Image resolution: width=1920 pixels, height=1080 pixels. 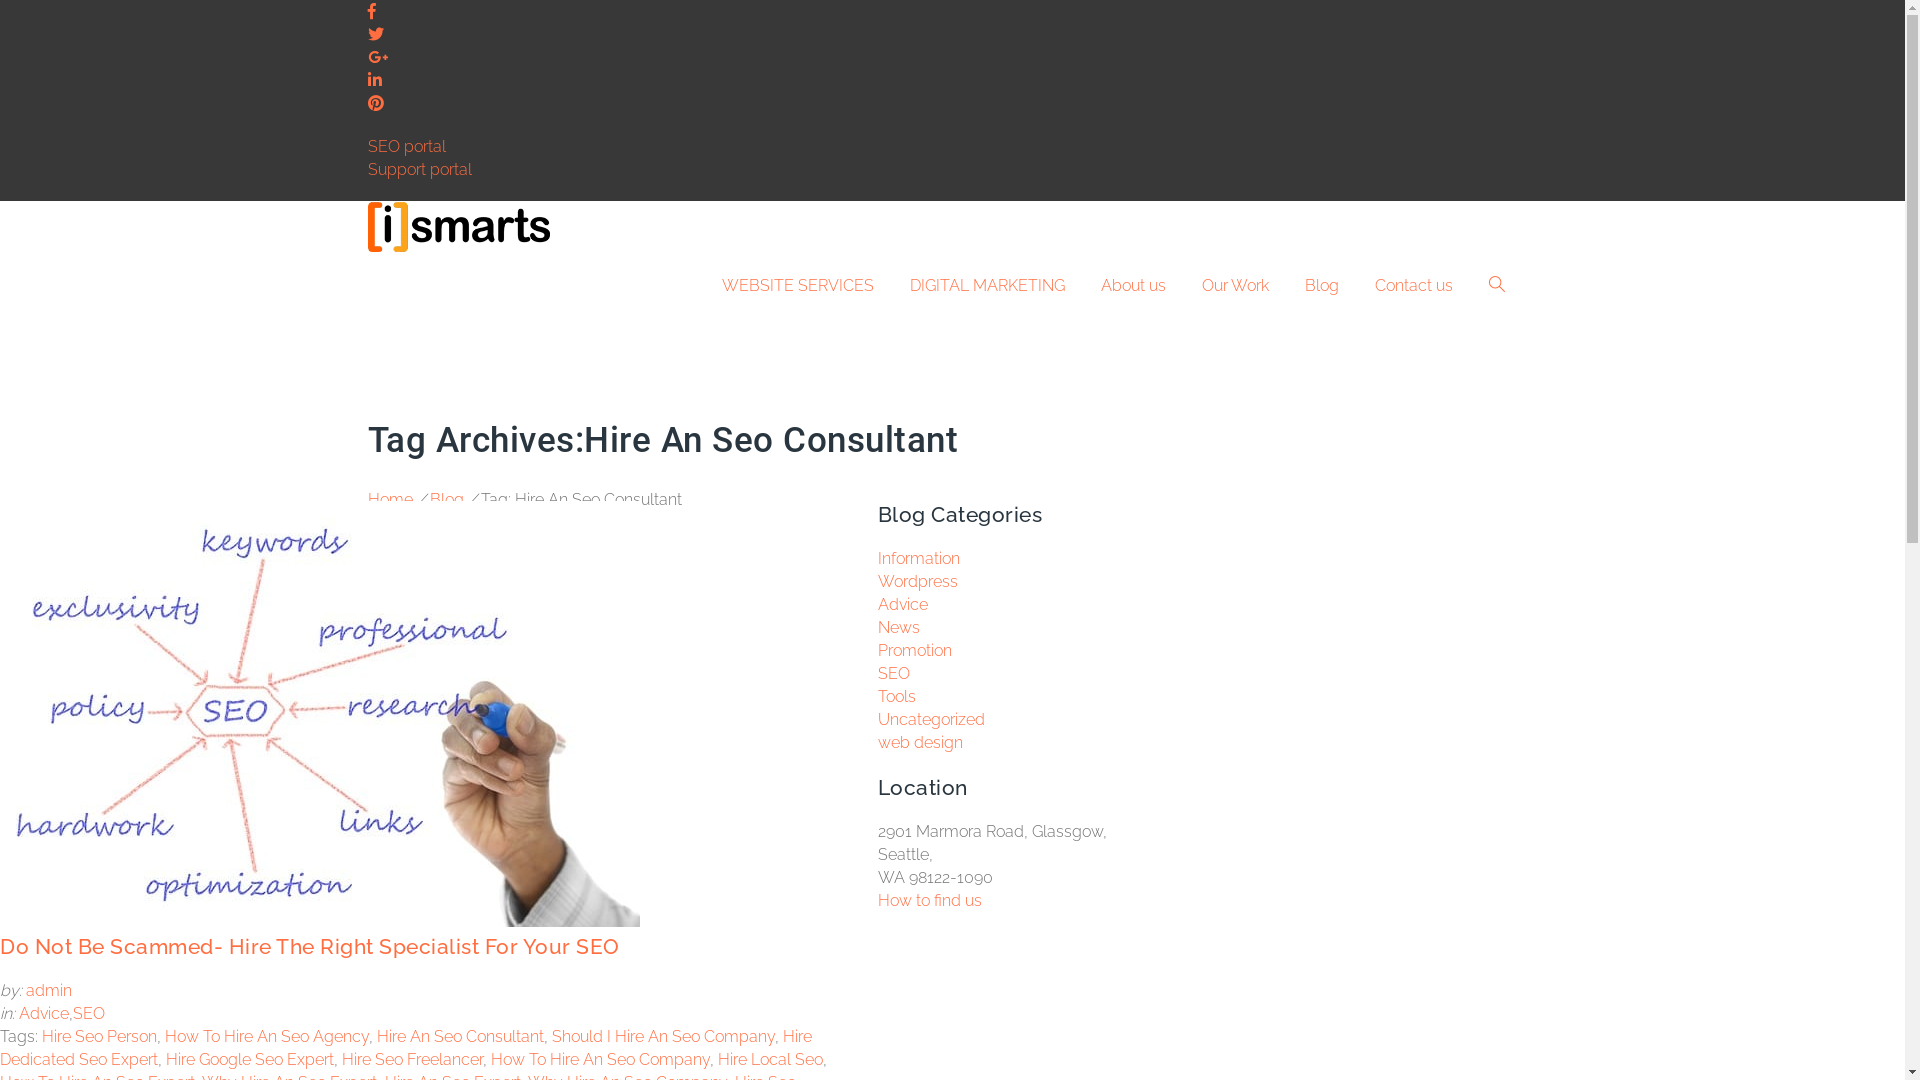 What do you see at coordinates (390, 498) in the screenshot?
I see `'Home'` at bounding box center [390, 498].